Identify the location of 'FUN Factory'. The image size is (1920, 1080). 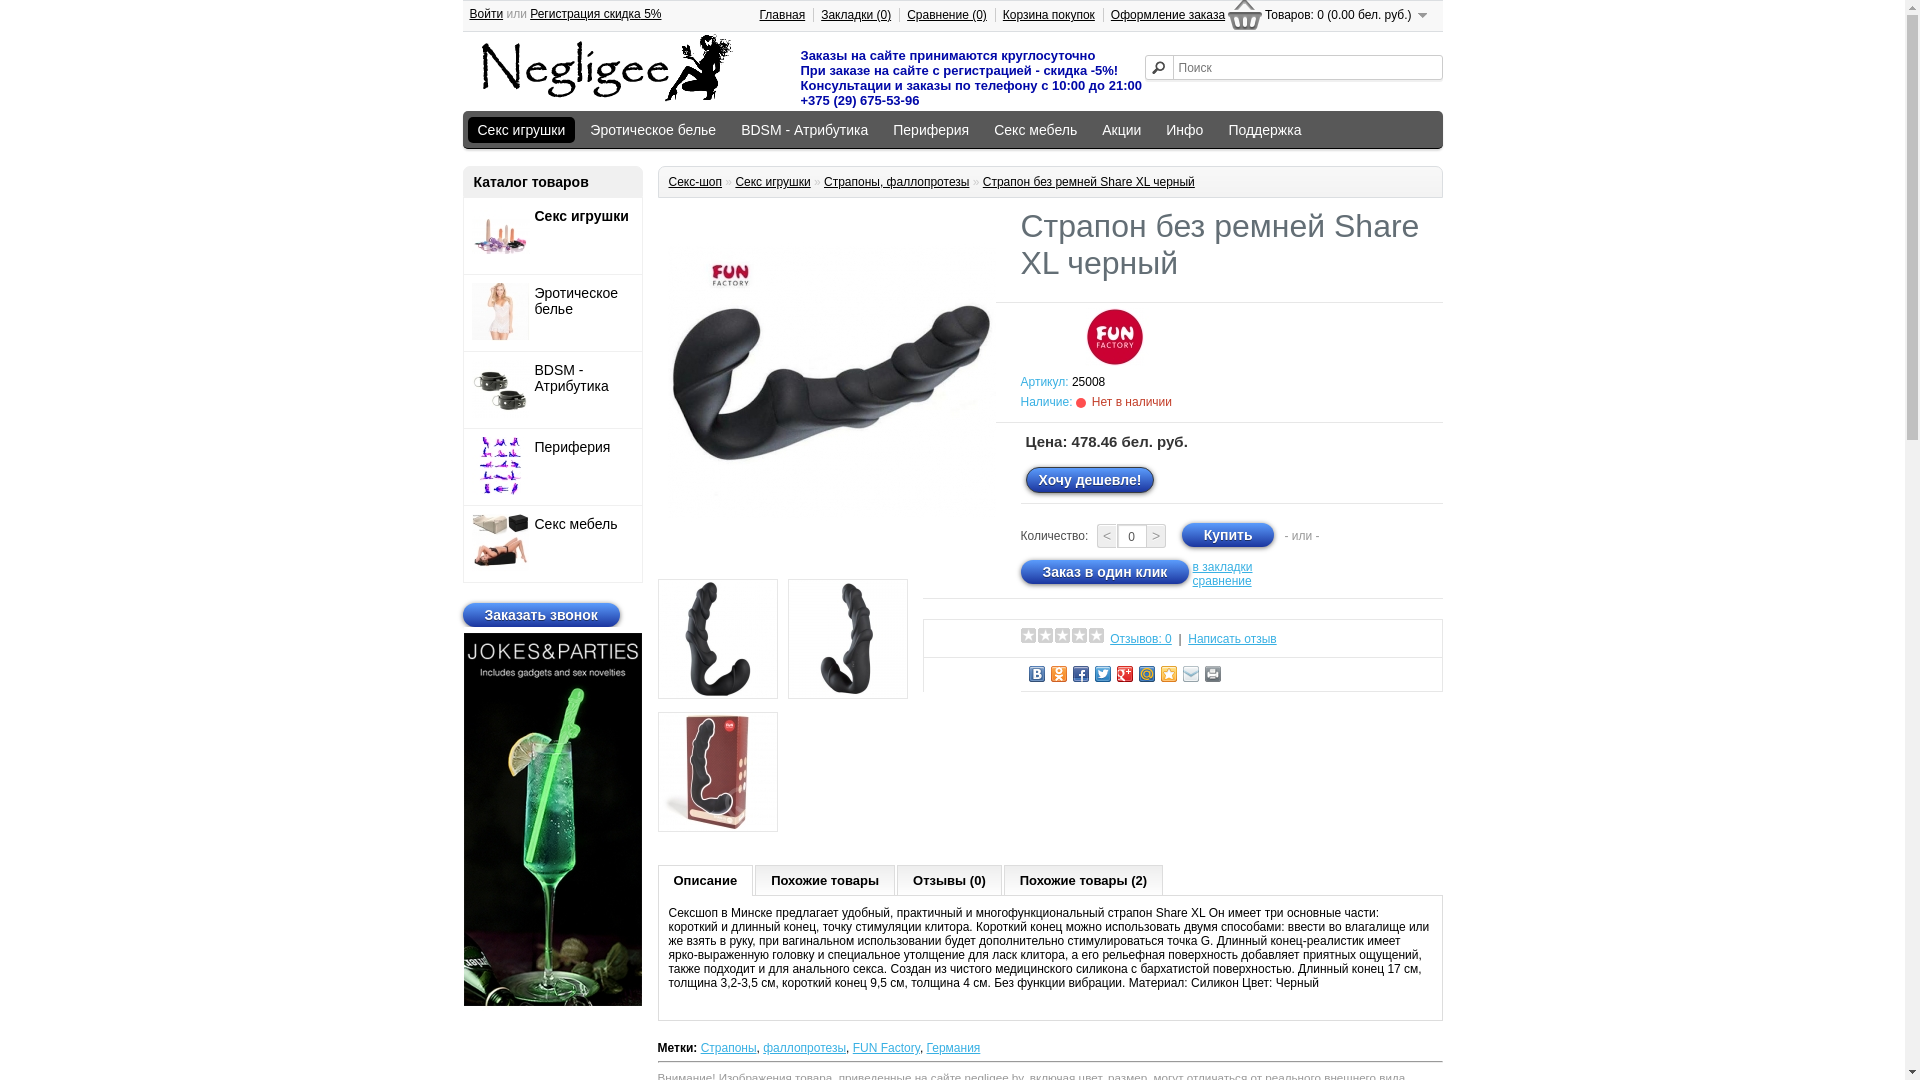
(885, 1047).